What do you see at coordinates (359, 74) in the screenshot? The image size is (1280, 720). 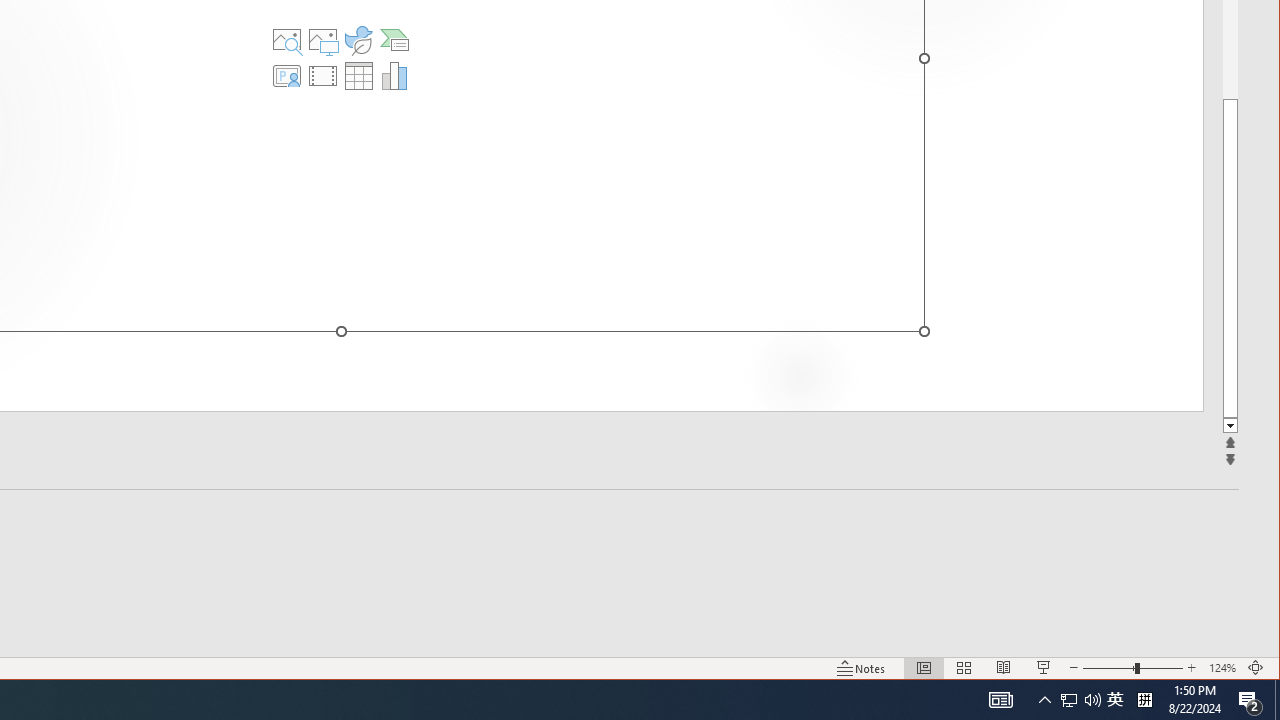 I see `'Insert Table'` at bounding box center [359, 74].